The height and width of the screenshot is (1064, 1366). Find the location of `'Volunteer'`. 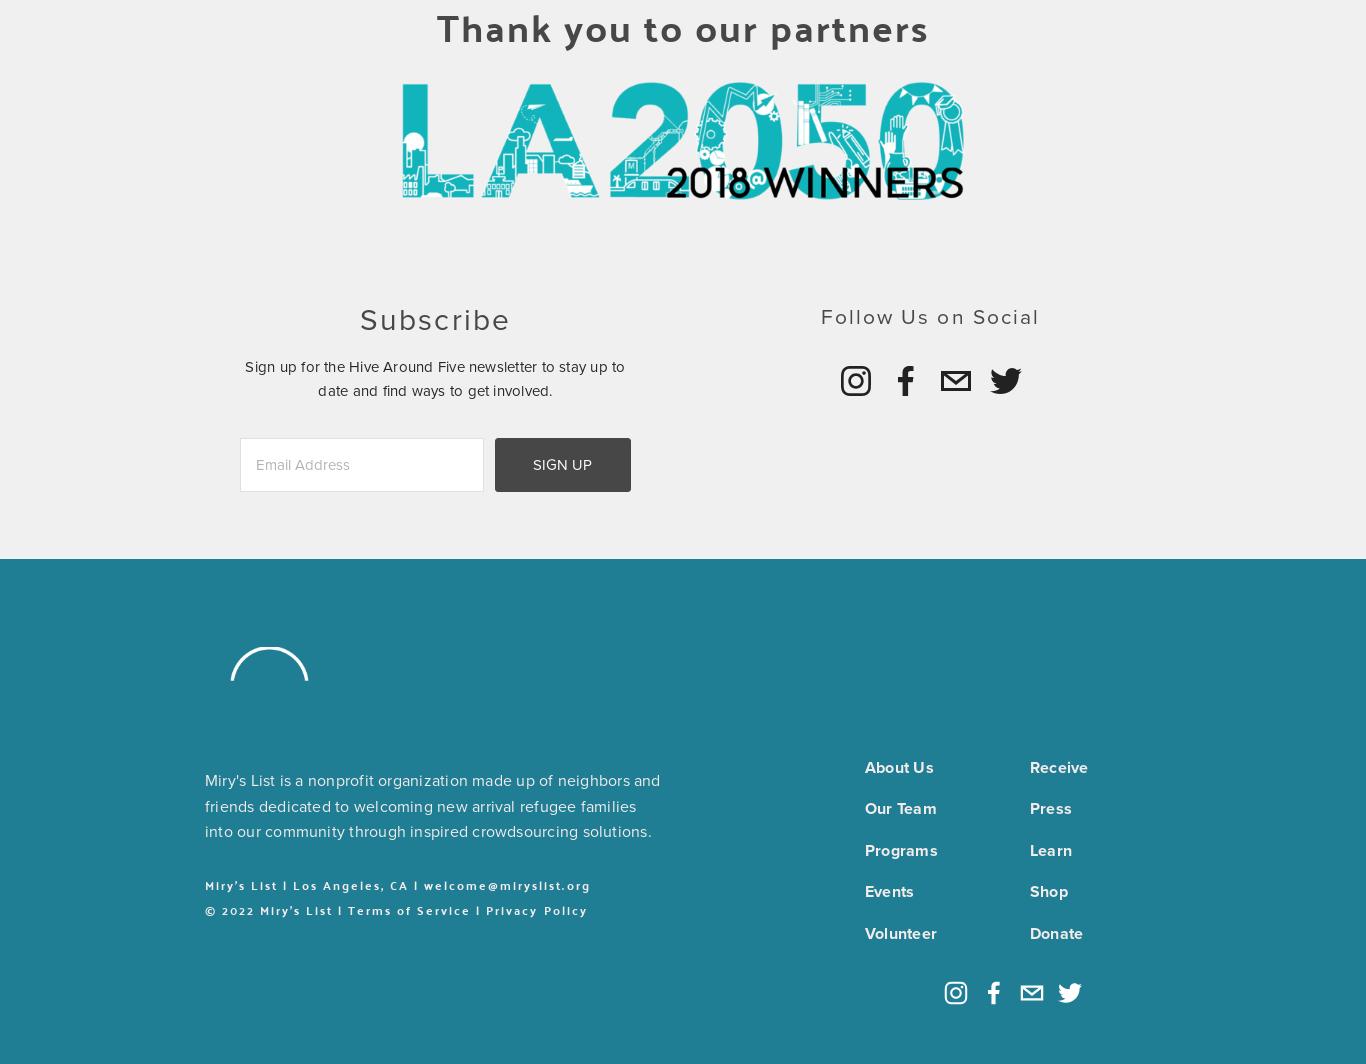

'Volunteer' is located at coordinates (900, 932).